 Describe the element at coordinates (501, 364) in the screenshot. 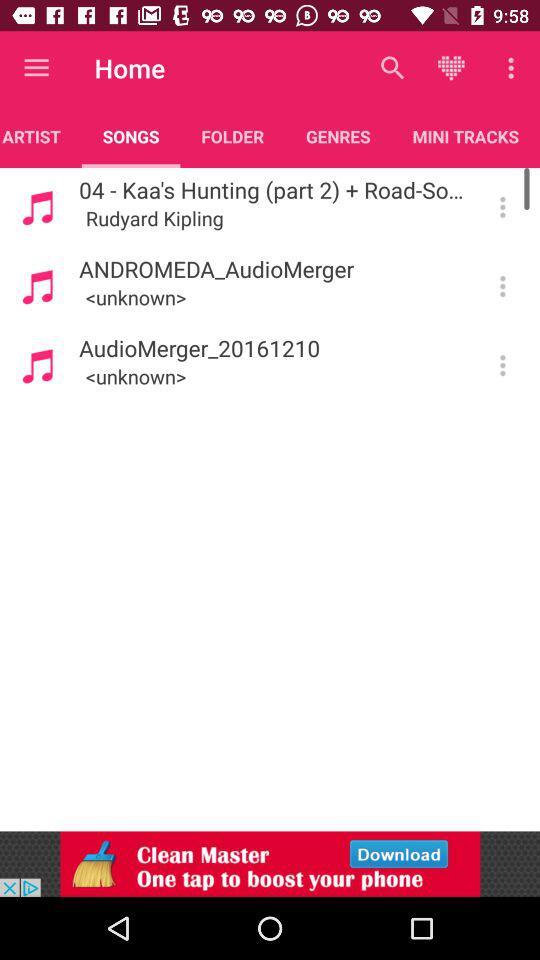

I see `see song details` at that location.